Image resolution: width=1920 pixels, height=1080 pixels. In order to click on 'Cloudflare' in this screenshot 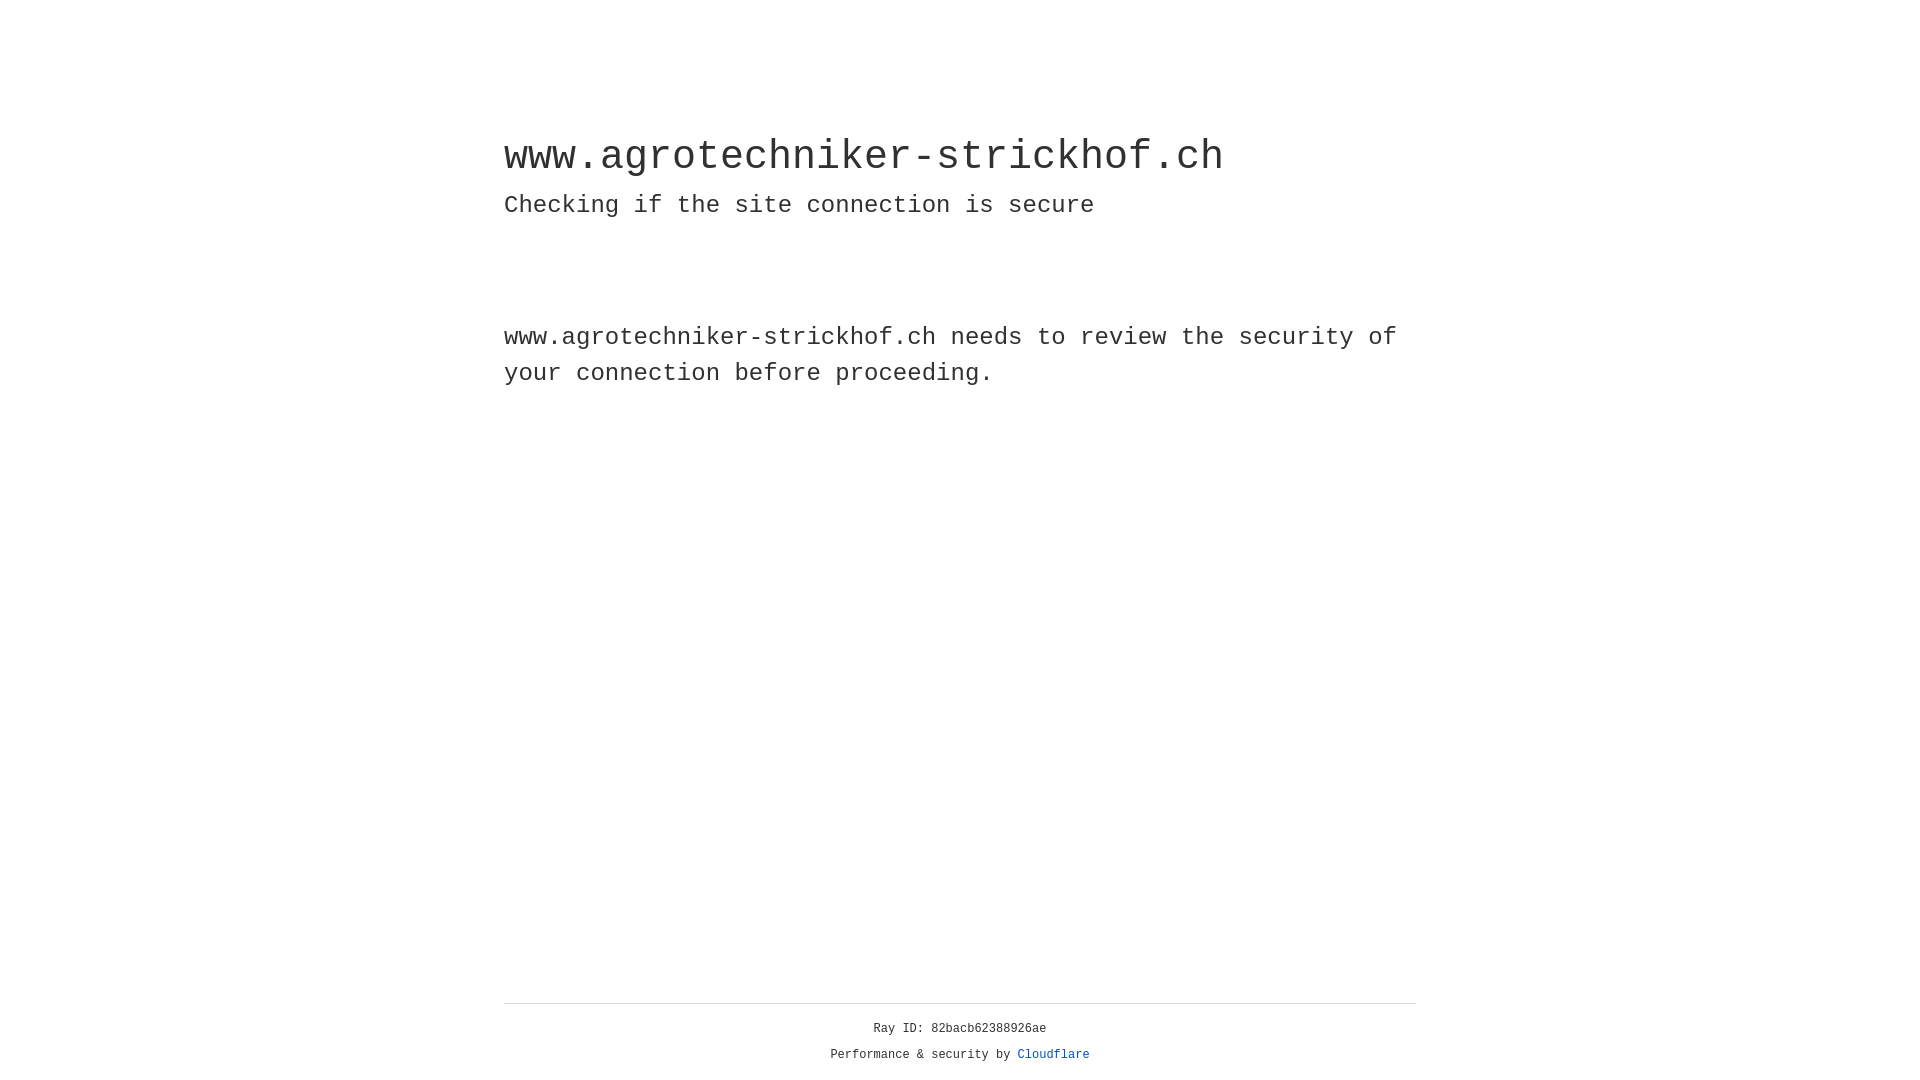, I will do `click(1053, 1054)`.